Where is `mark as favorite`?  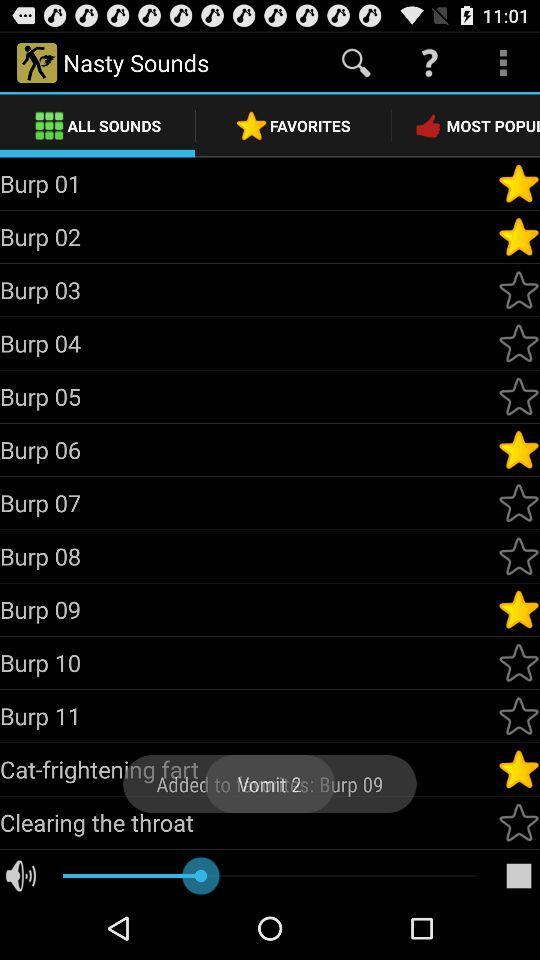
mark as favorite is located at coordinates (518, 450).